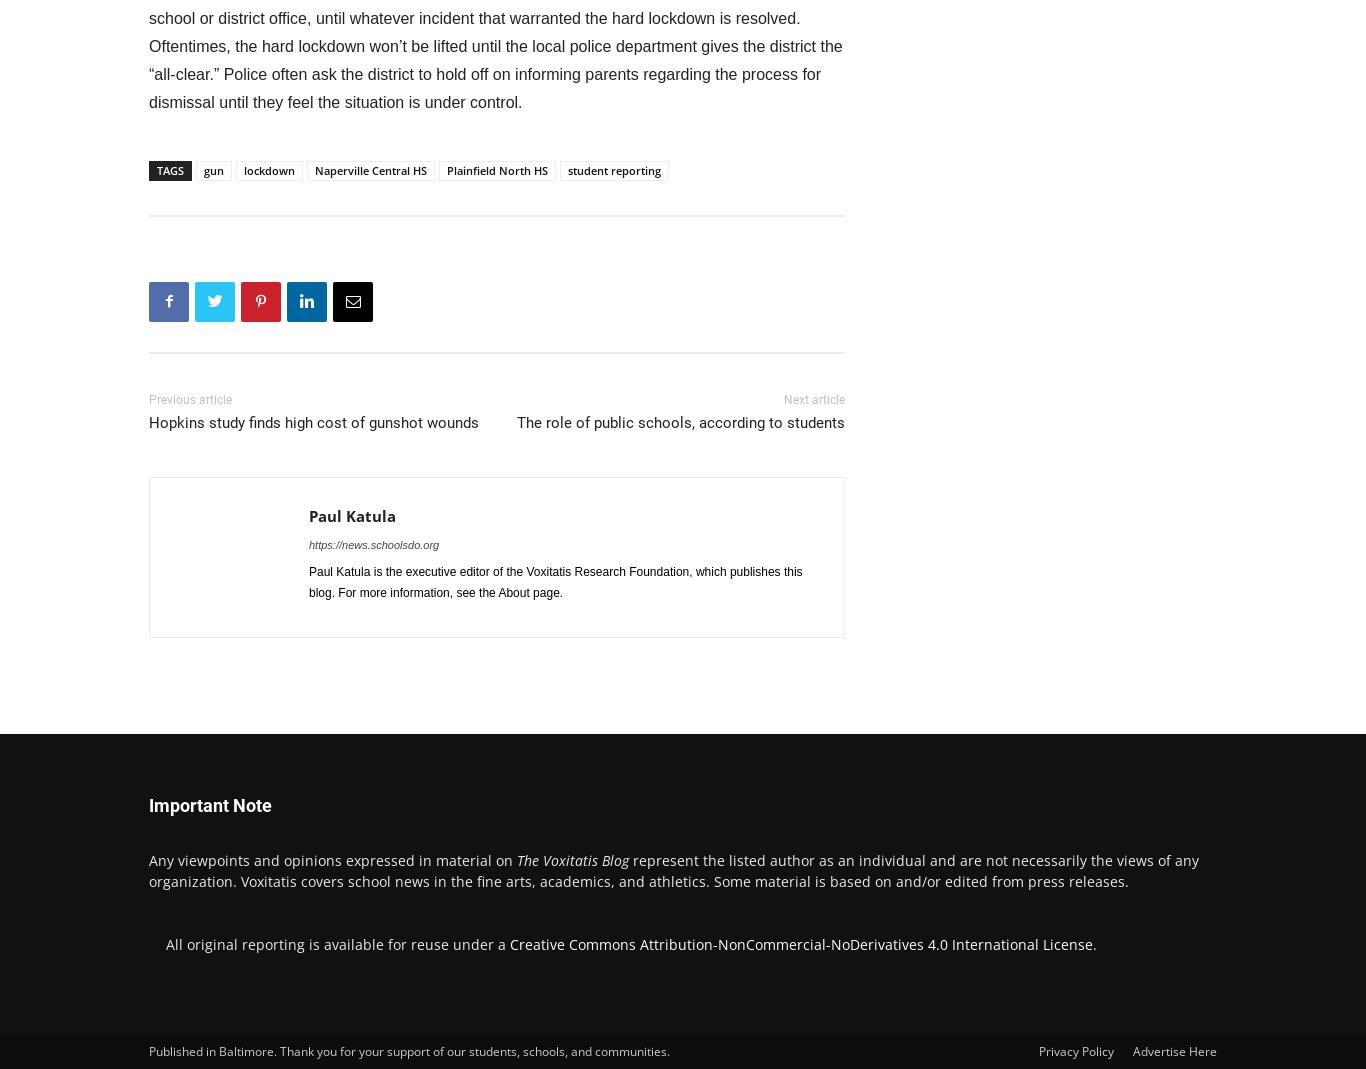 The image size is (1366, 1069). I want to click on 'student reporting', so click(567, 169).